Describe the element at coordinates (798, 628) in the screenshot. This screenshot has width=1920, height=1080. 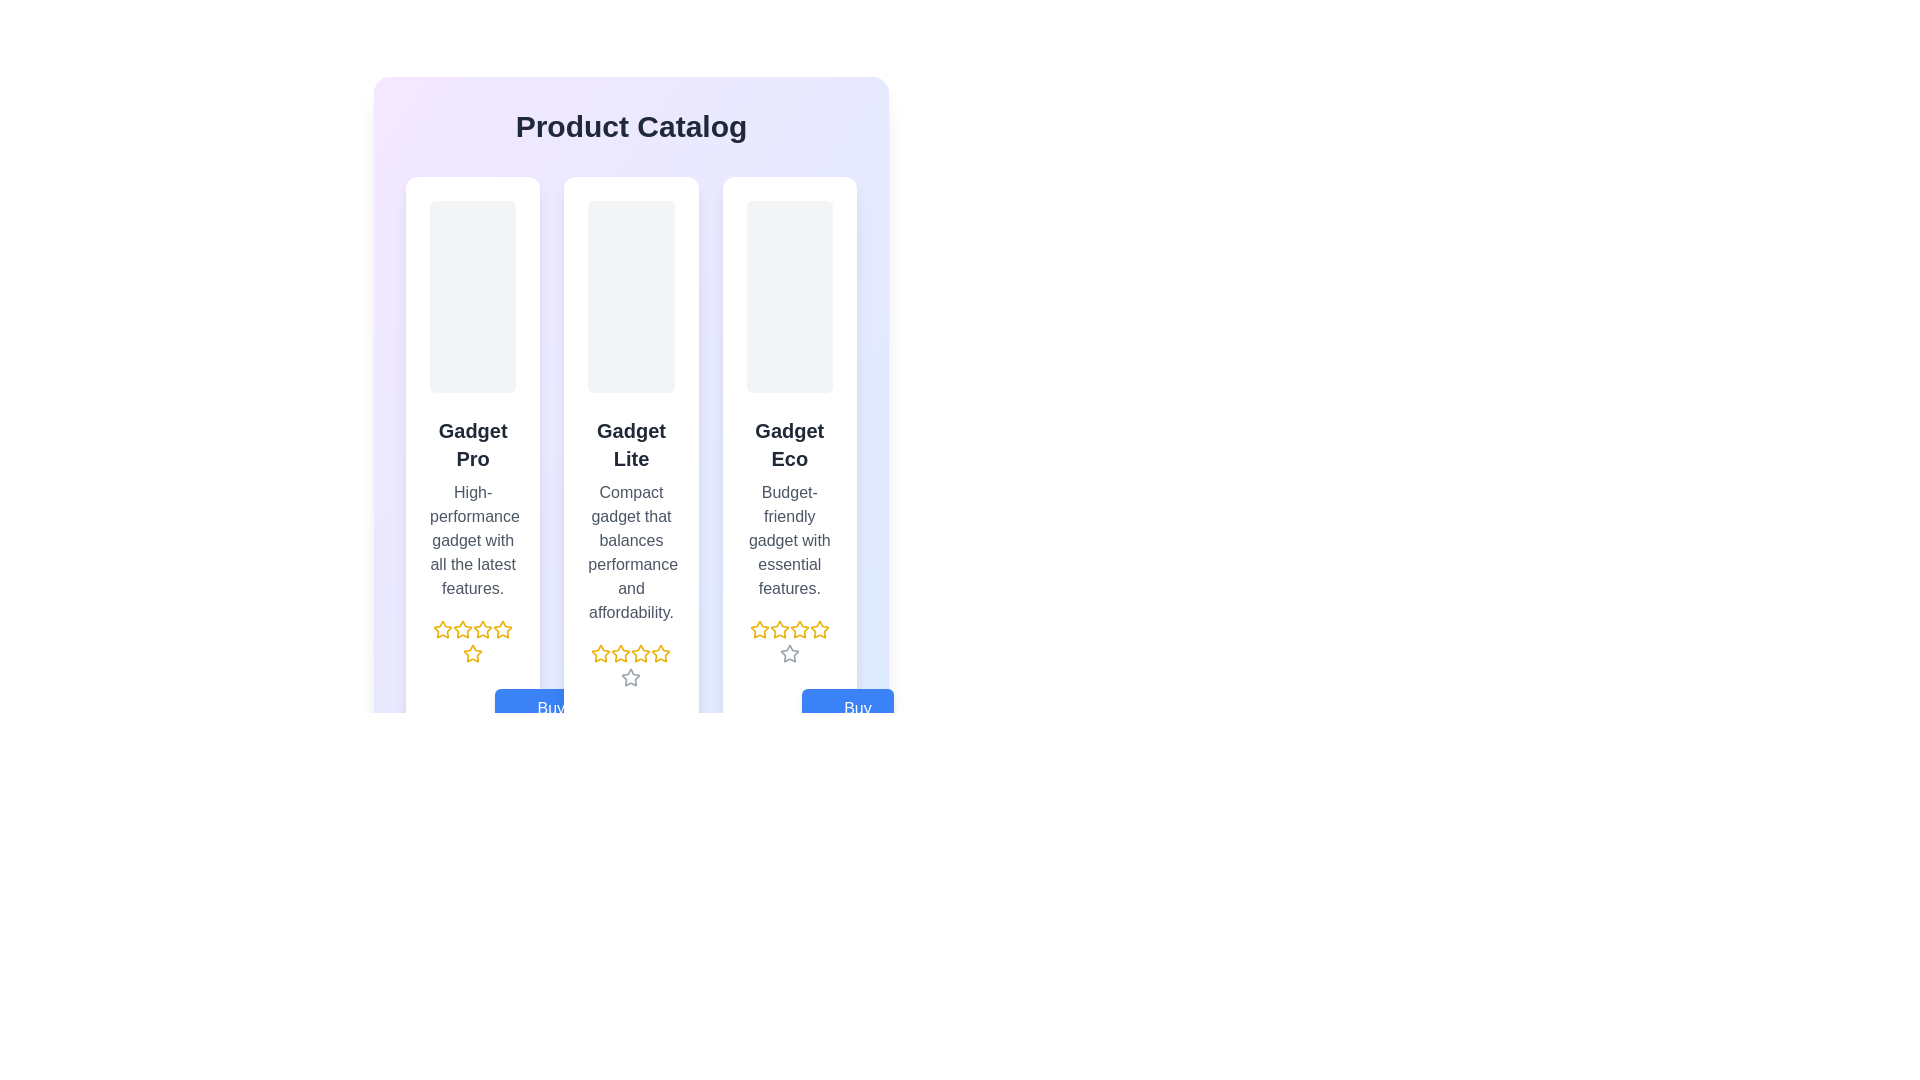
I see `the third star icon in the rating scale below the 'Gadget Eco' card` at that location.